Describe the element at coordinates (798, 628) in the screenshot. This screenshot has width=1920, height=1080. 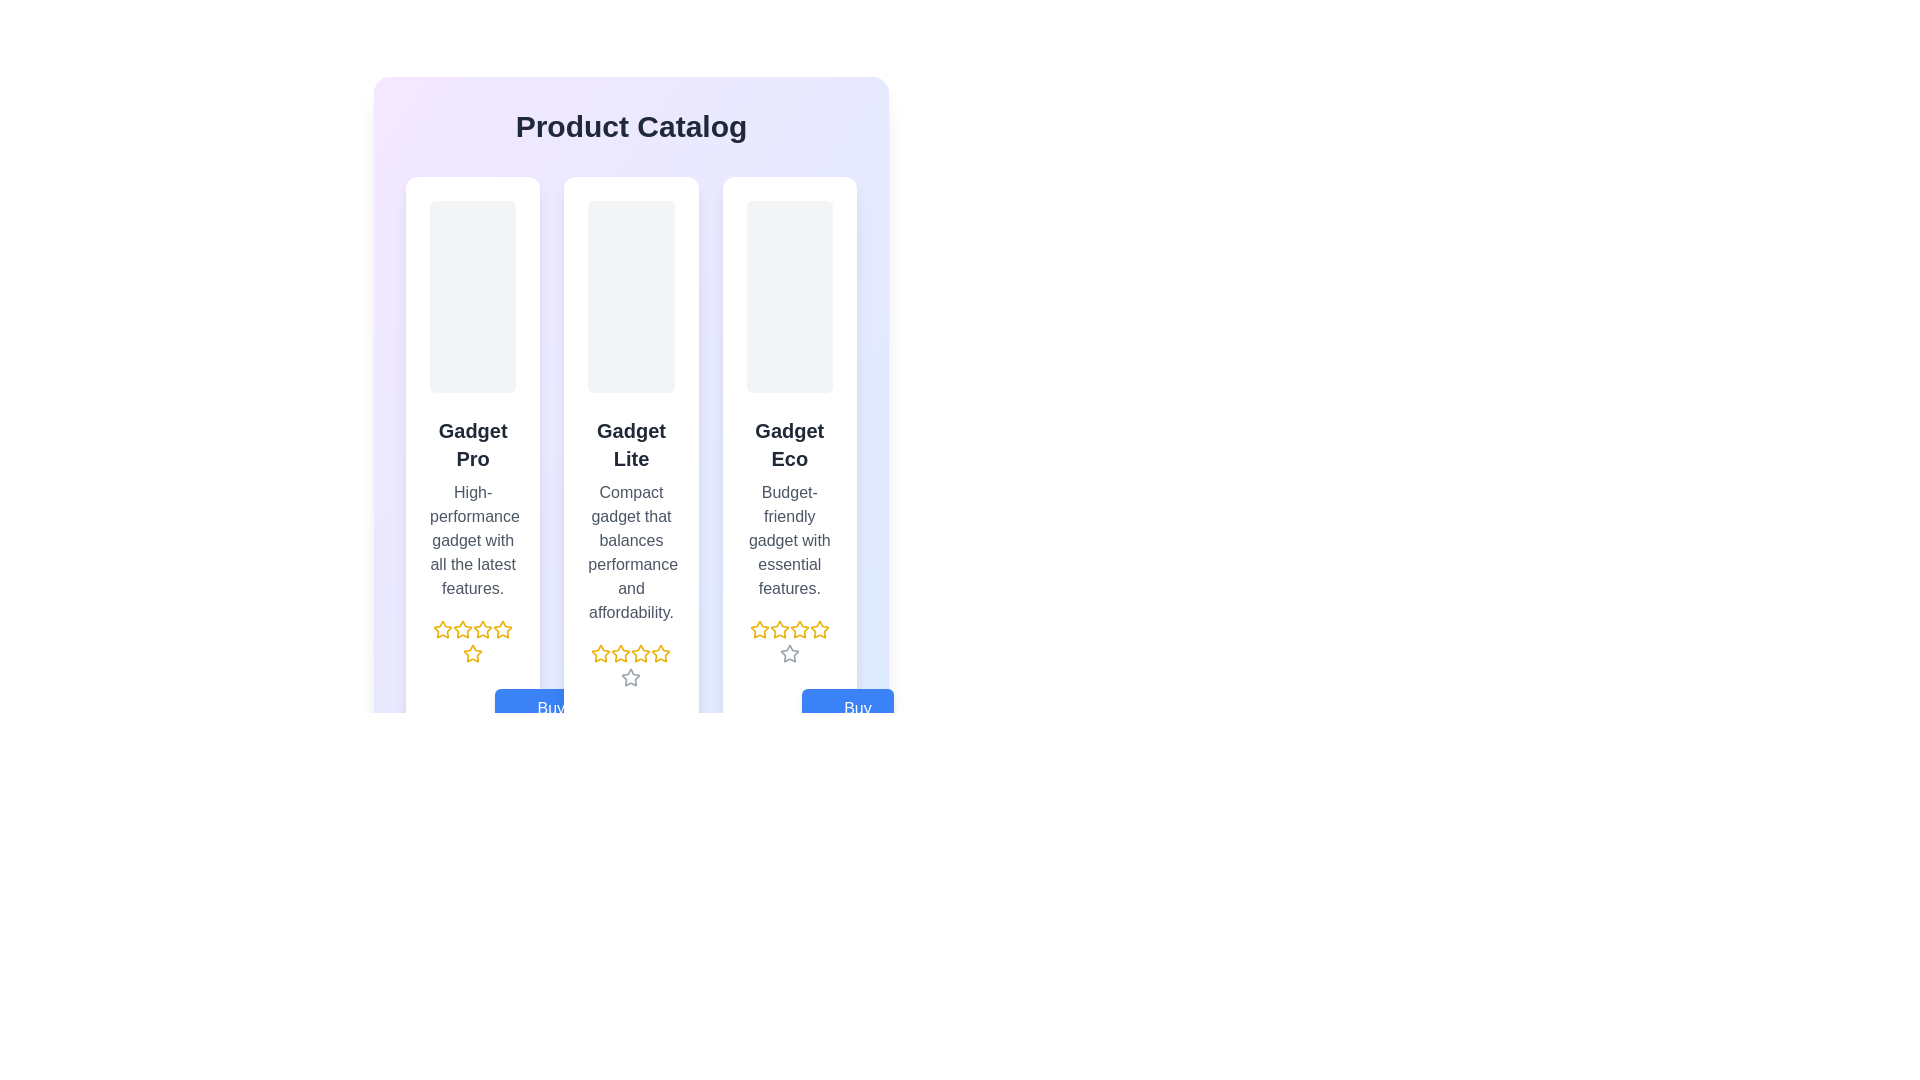
I see `the third star icon in the rating scale below the 'Gadget Eco' card` at that location.